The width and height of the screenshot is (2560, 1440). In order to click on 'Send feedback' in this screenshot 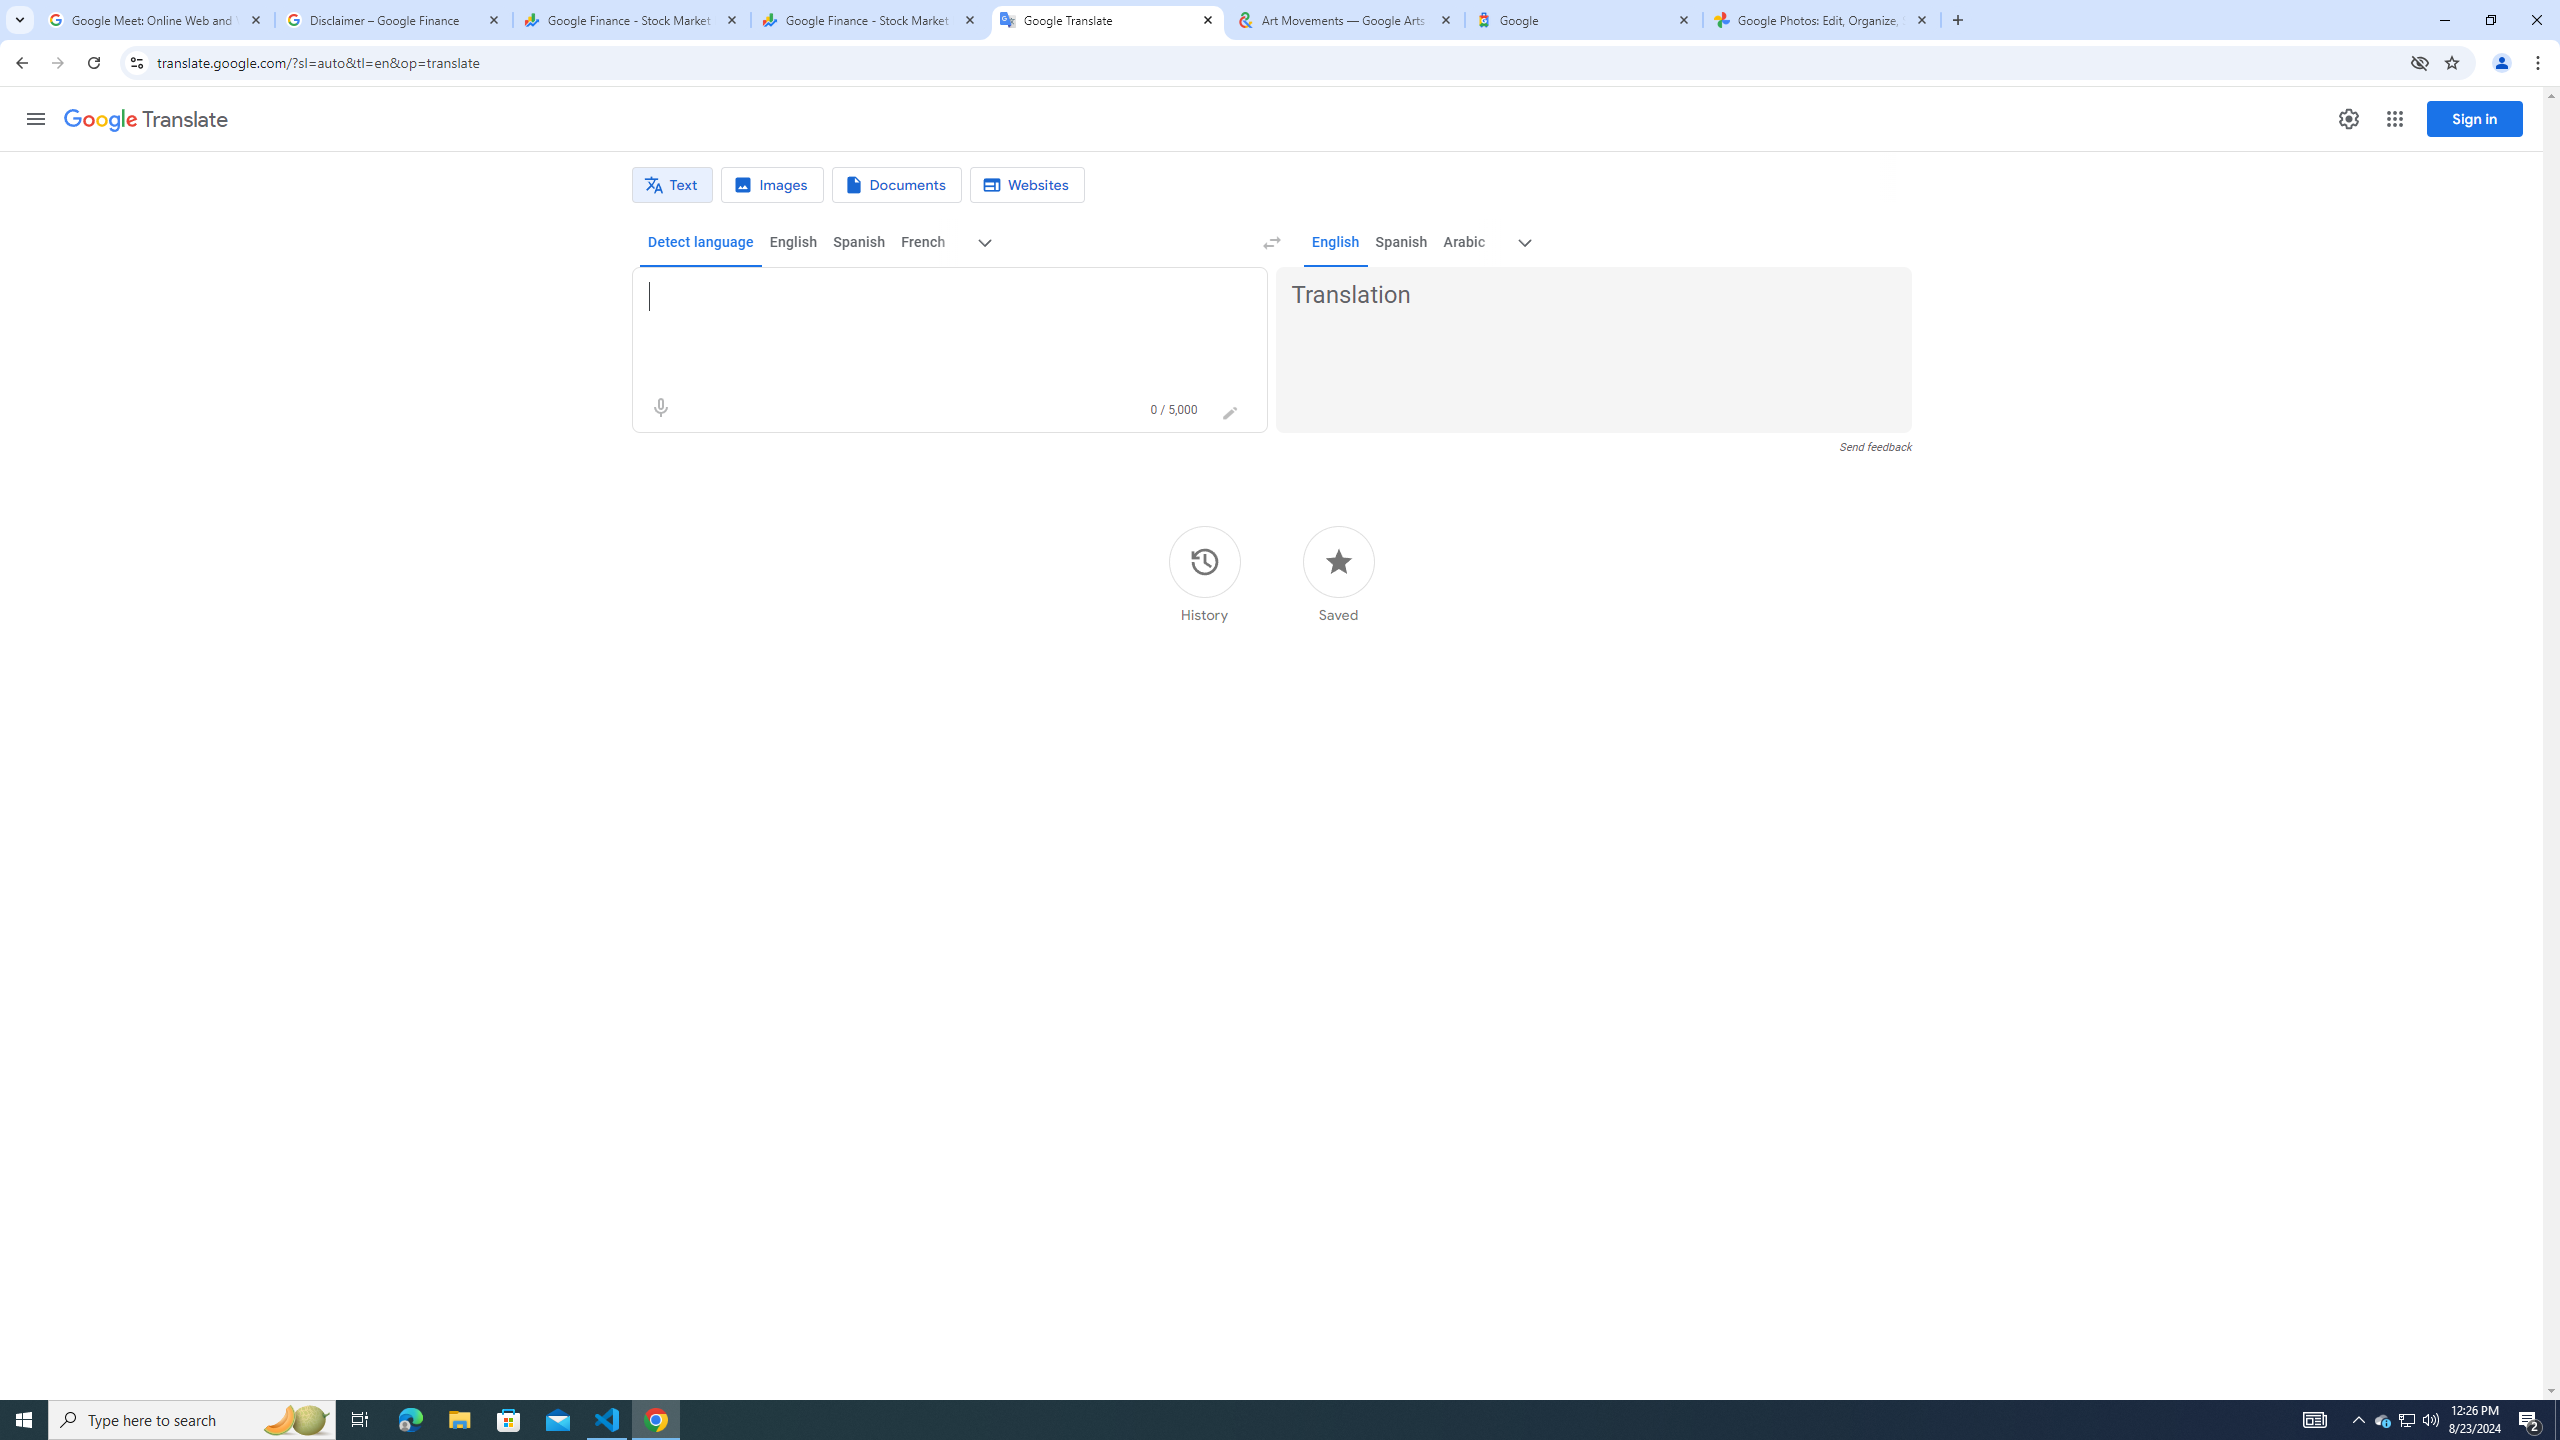, I will do `click(1875, 447)`.